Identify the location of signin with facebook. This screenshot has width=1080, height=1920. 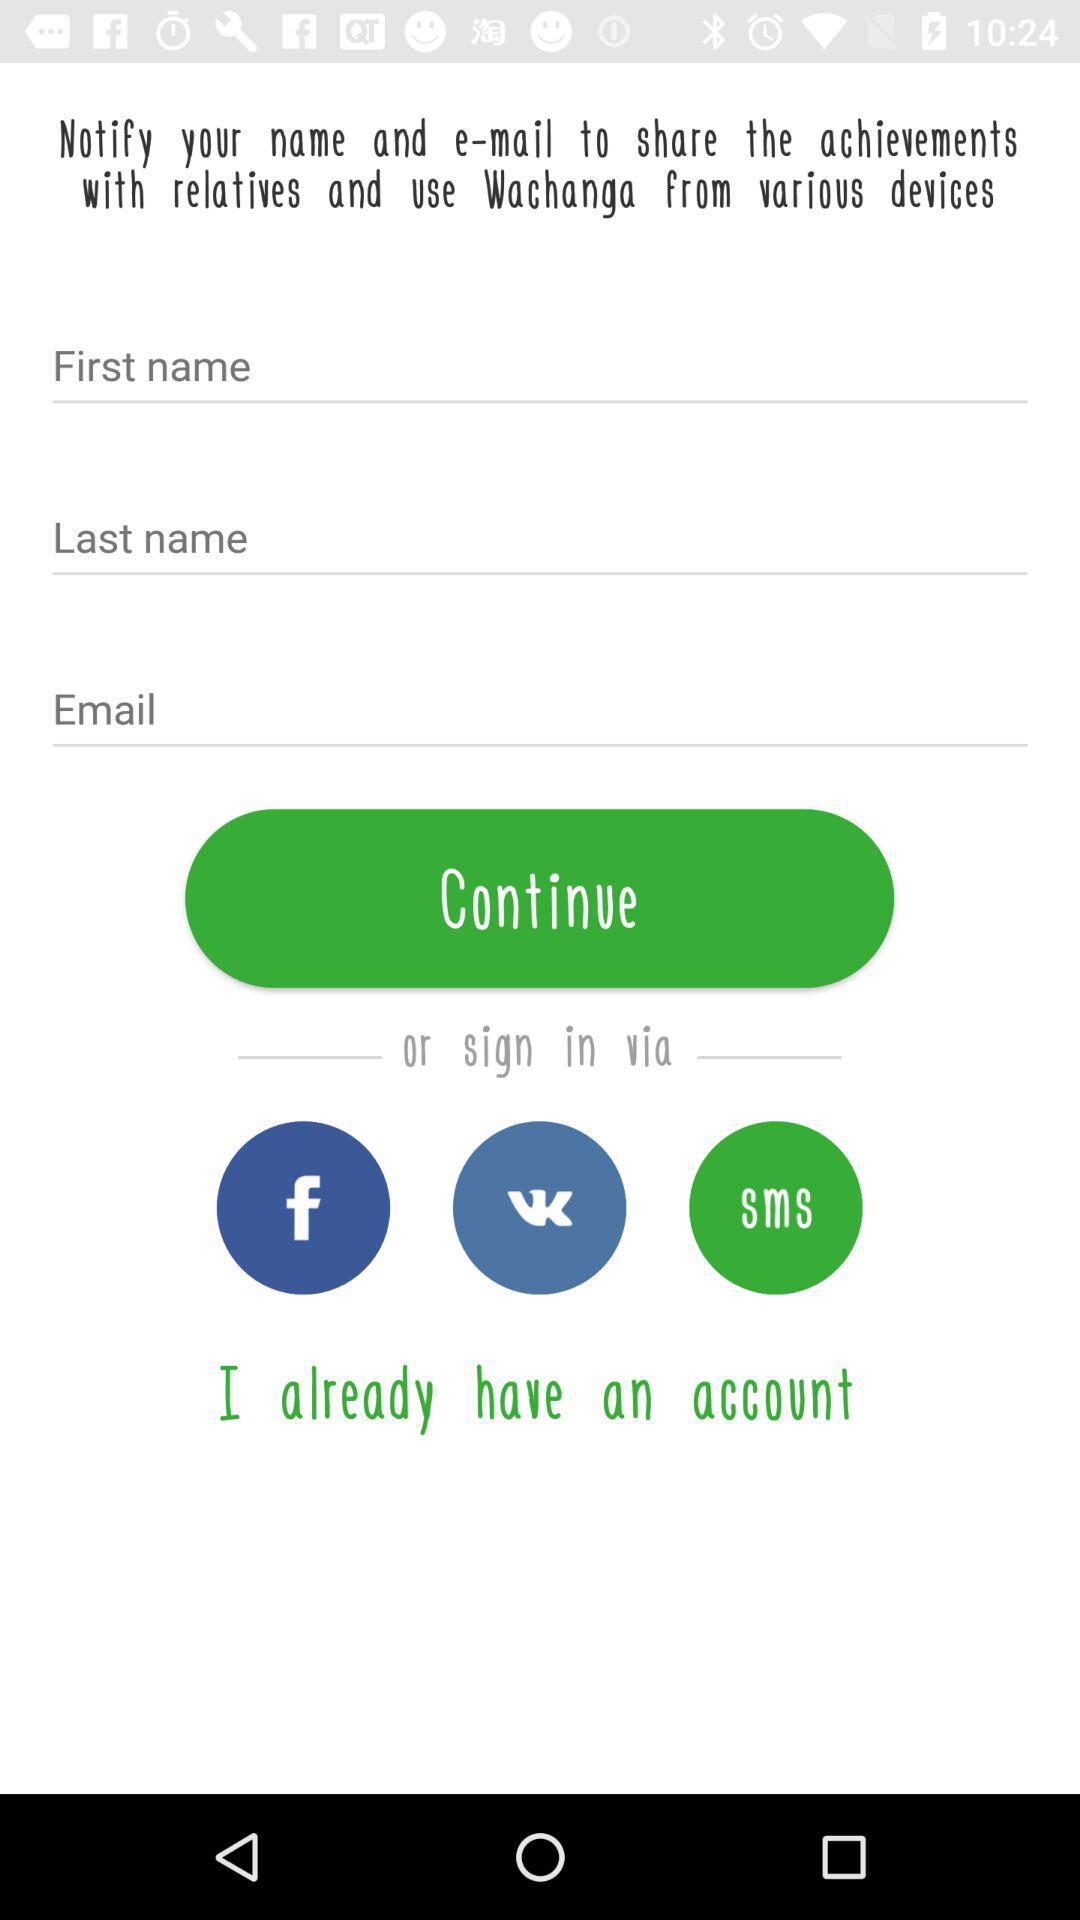
(303, 1206).